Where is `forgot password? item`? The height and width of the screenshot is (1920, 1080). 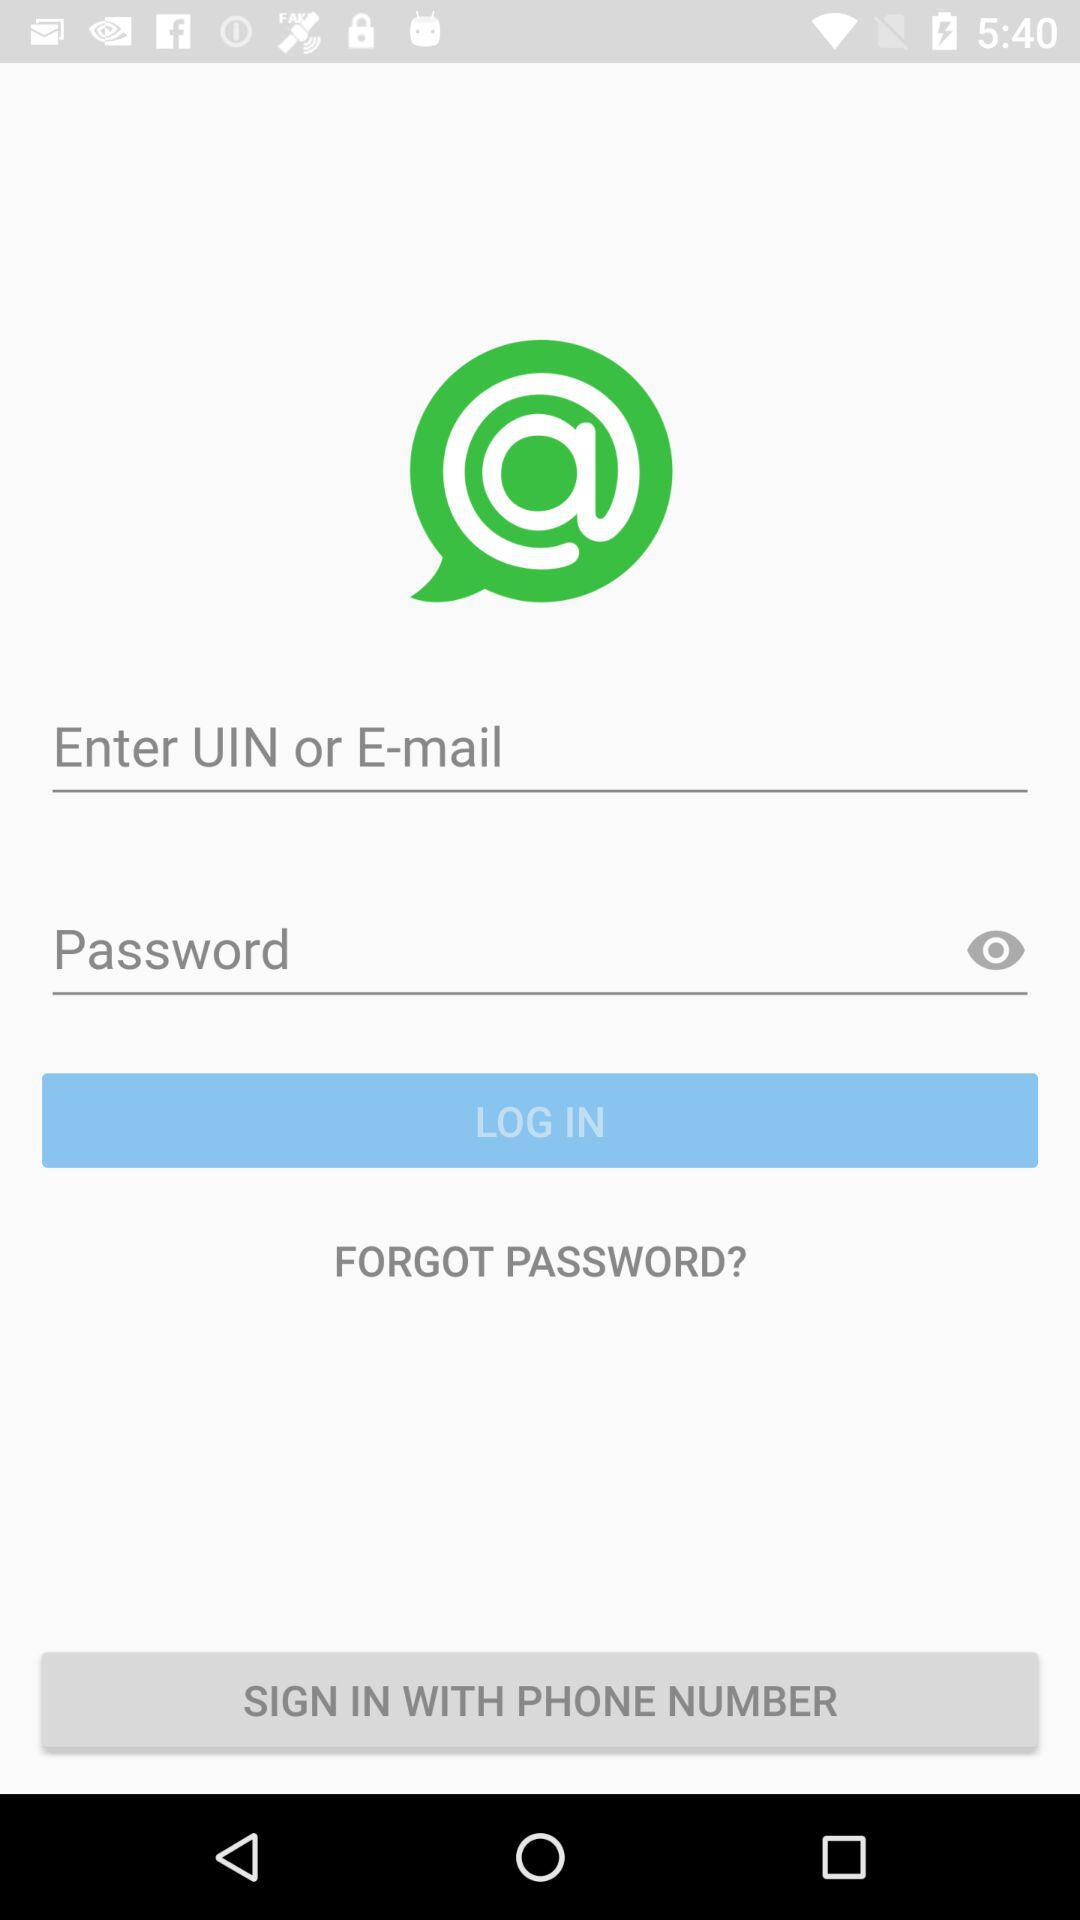
forgot password? item is located at coordinates (540, 1258).